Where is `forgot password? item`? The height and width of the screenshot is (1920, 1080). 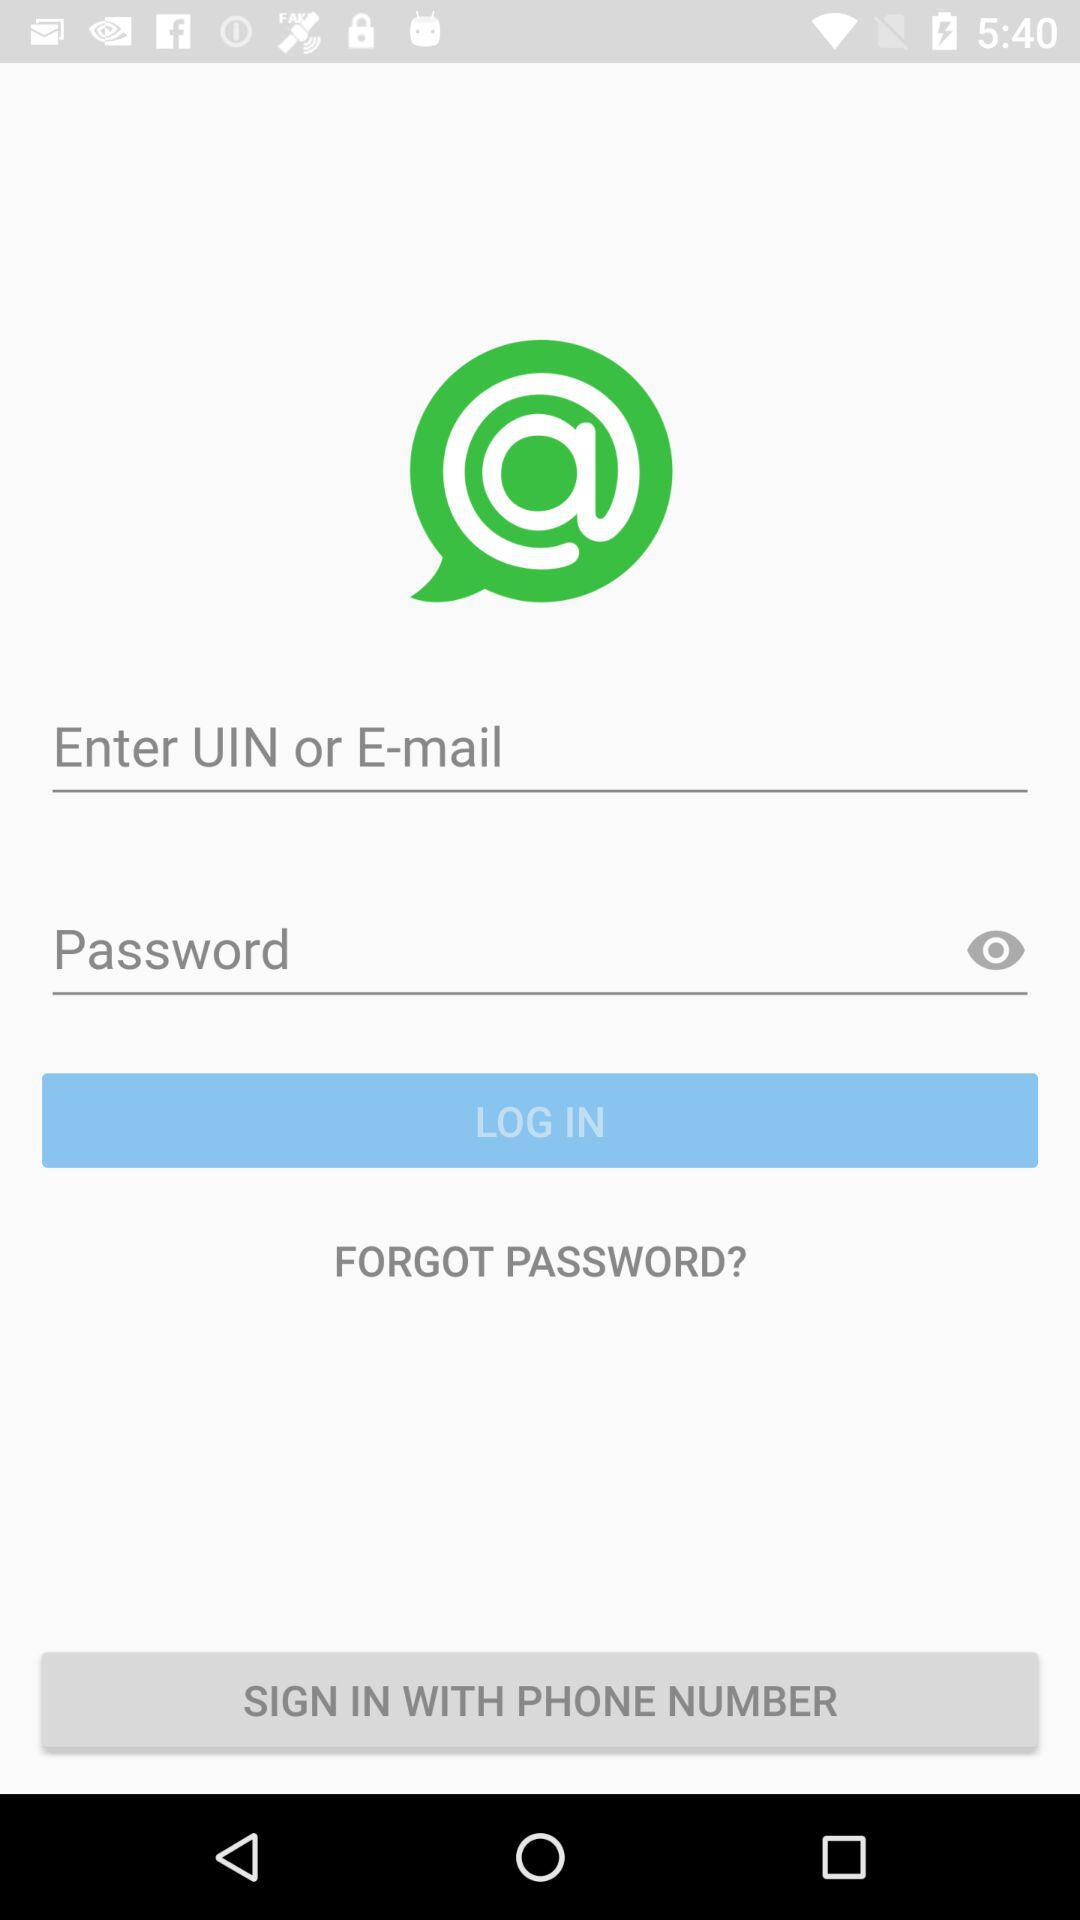
forgot password? item is located at coordinates (540, 1258).